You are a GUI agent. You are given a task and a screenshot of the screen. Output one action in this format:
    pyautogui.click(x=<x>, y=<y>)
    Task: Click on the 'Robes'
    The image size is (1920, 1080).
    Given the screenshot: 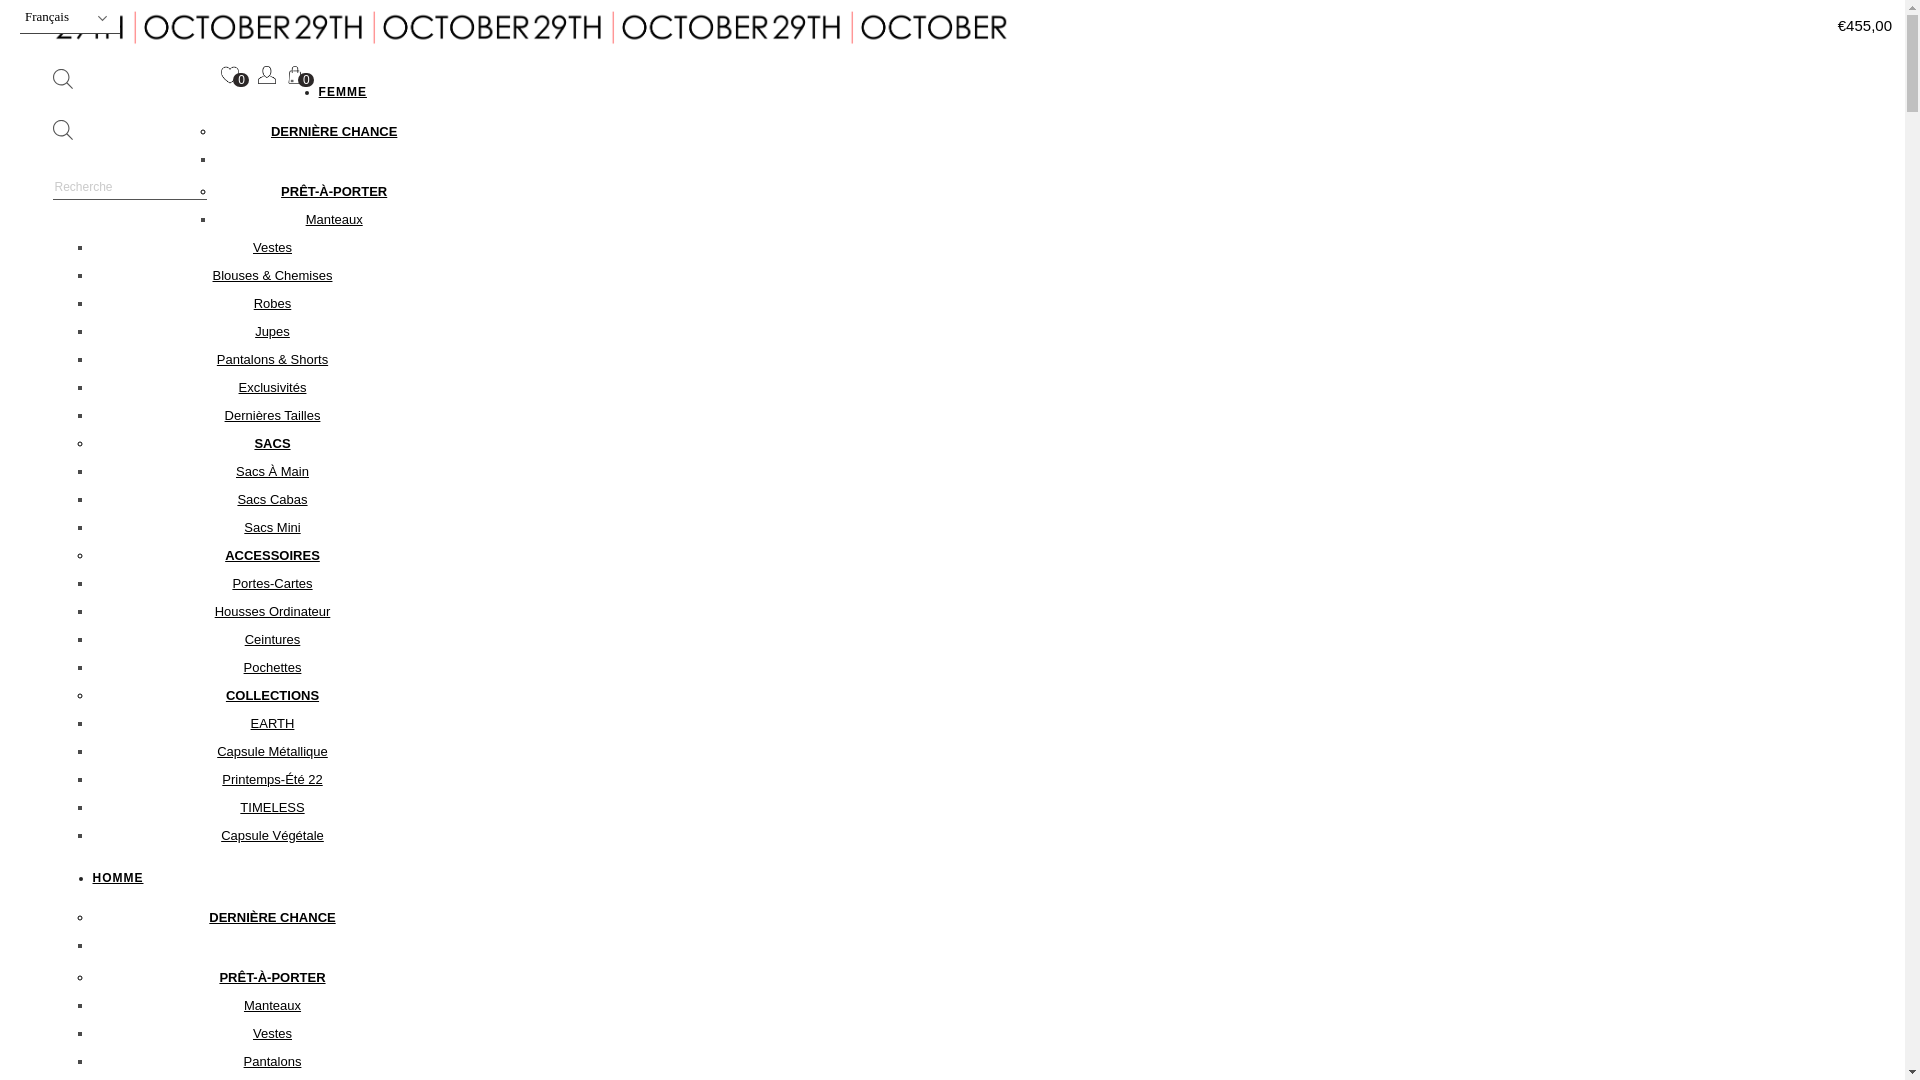 What is the action you would take?
    pyautogui.click(x=272, y=303)
    